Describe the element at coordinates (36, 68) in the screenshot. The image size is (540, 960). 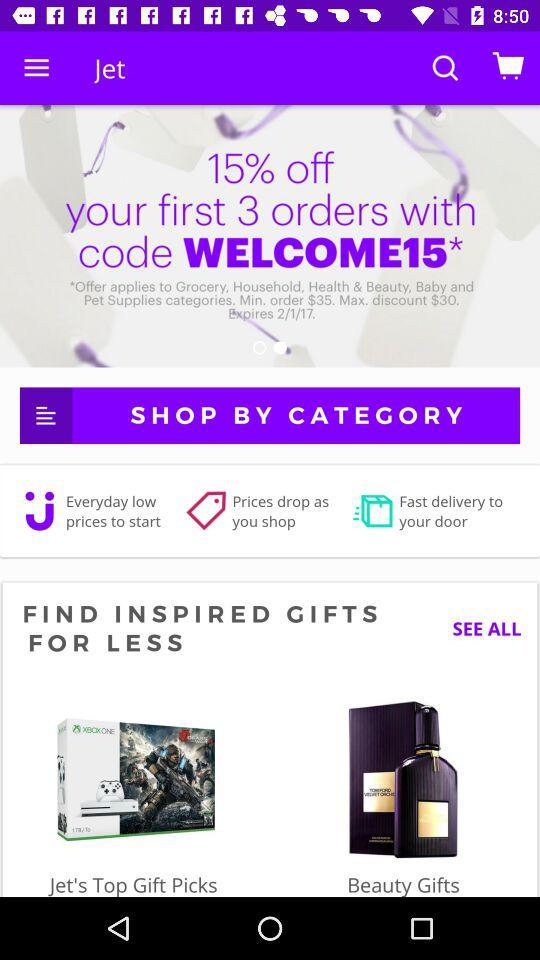
I see `item to the left of the jet icon` at that location.